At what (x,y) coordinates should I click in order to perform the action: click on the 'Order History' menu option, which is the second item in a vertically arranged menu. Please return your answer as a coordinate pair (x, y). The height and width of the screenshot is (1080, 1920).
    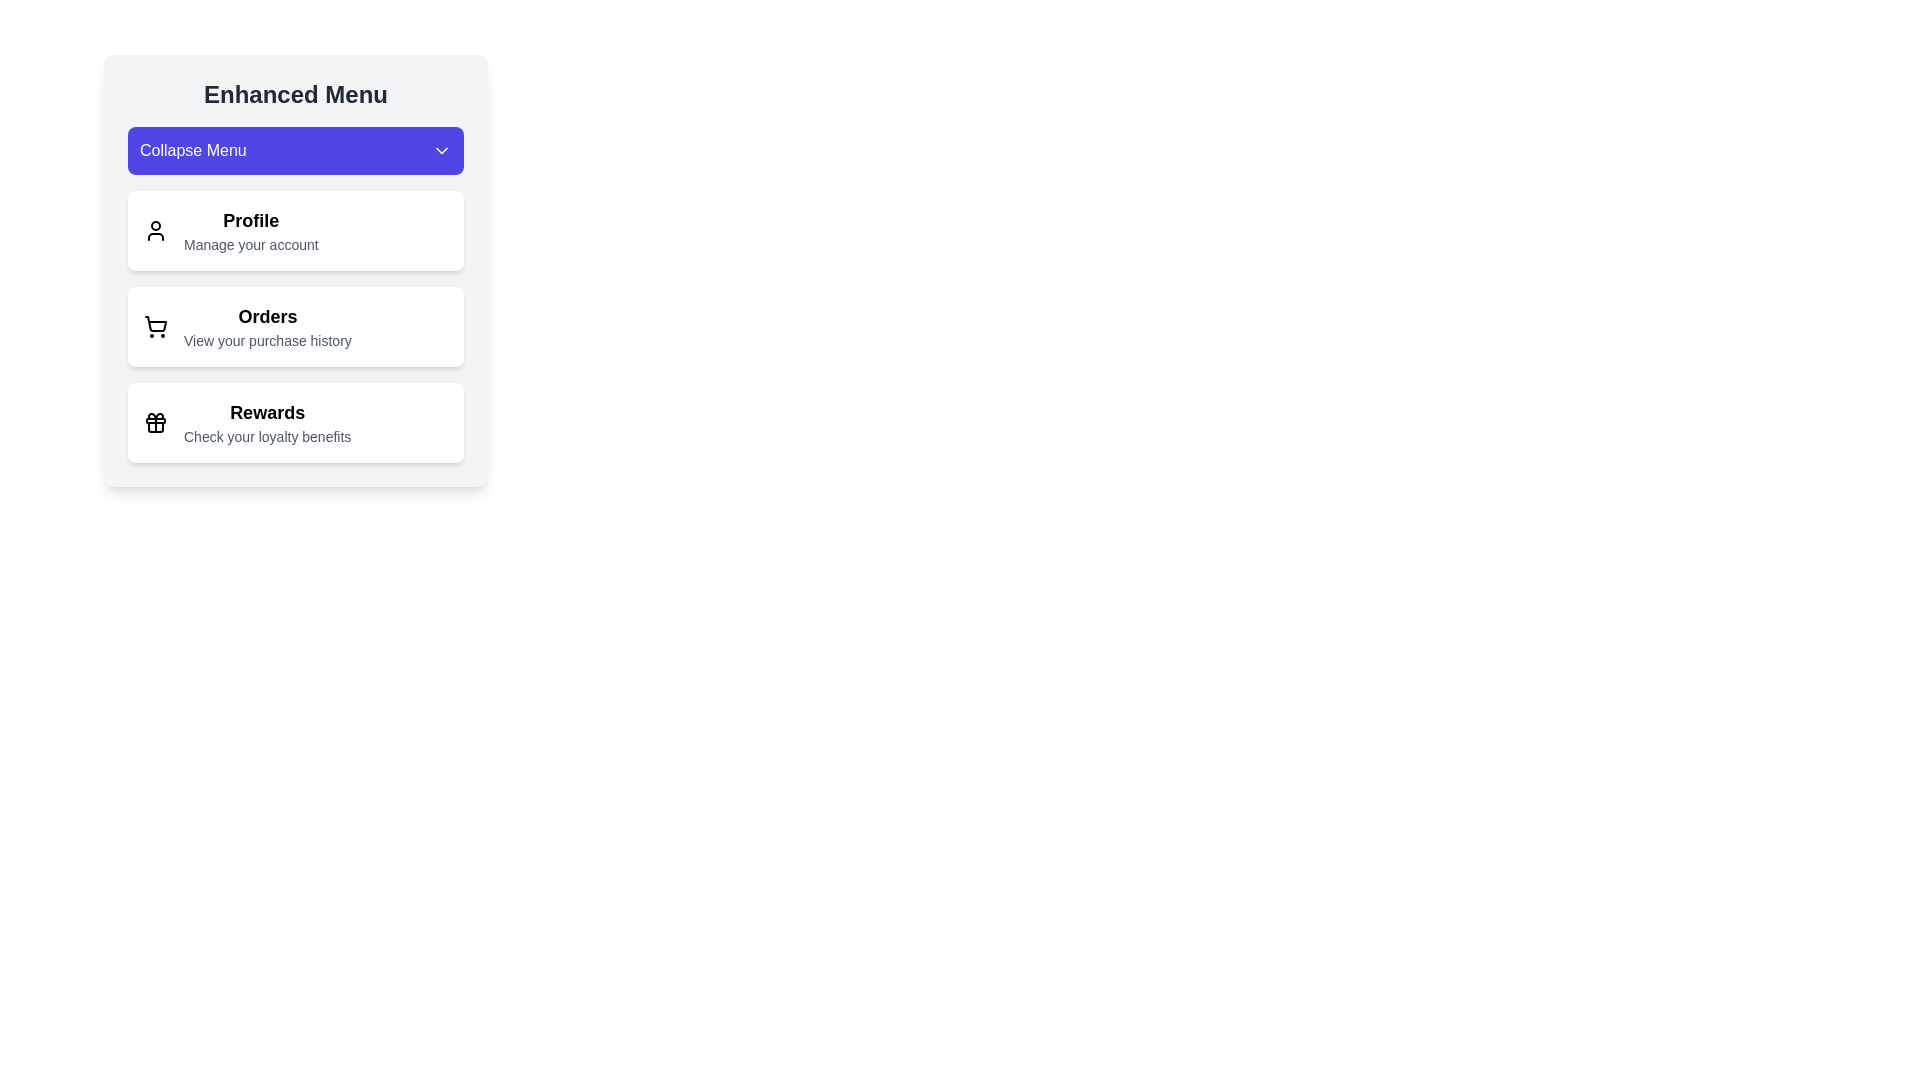
    Looking at the image, I should click on (295, 326).